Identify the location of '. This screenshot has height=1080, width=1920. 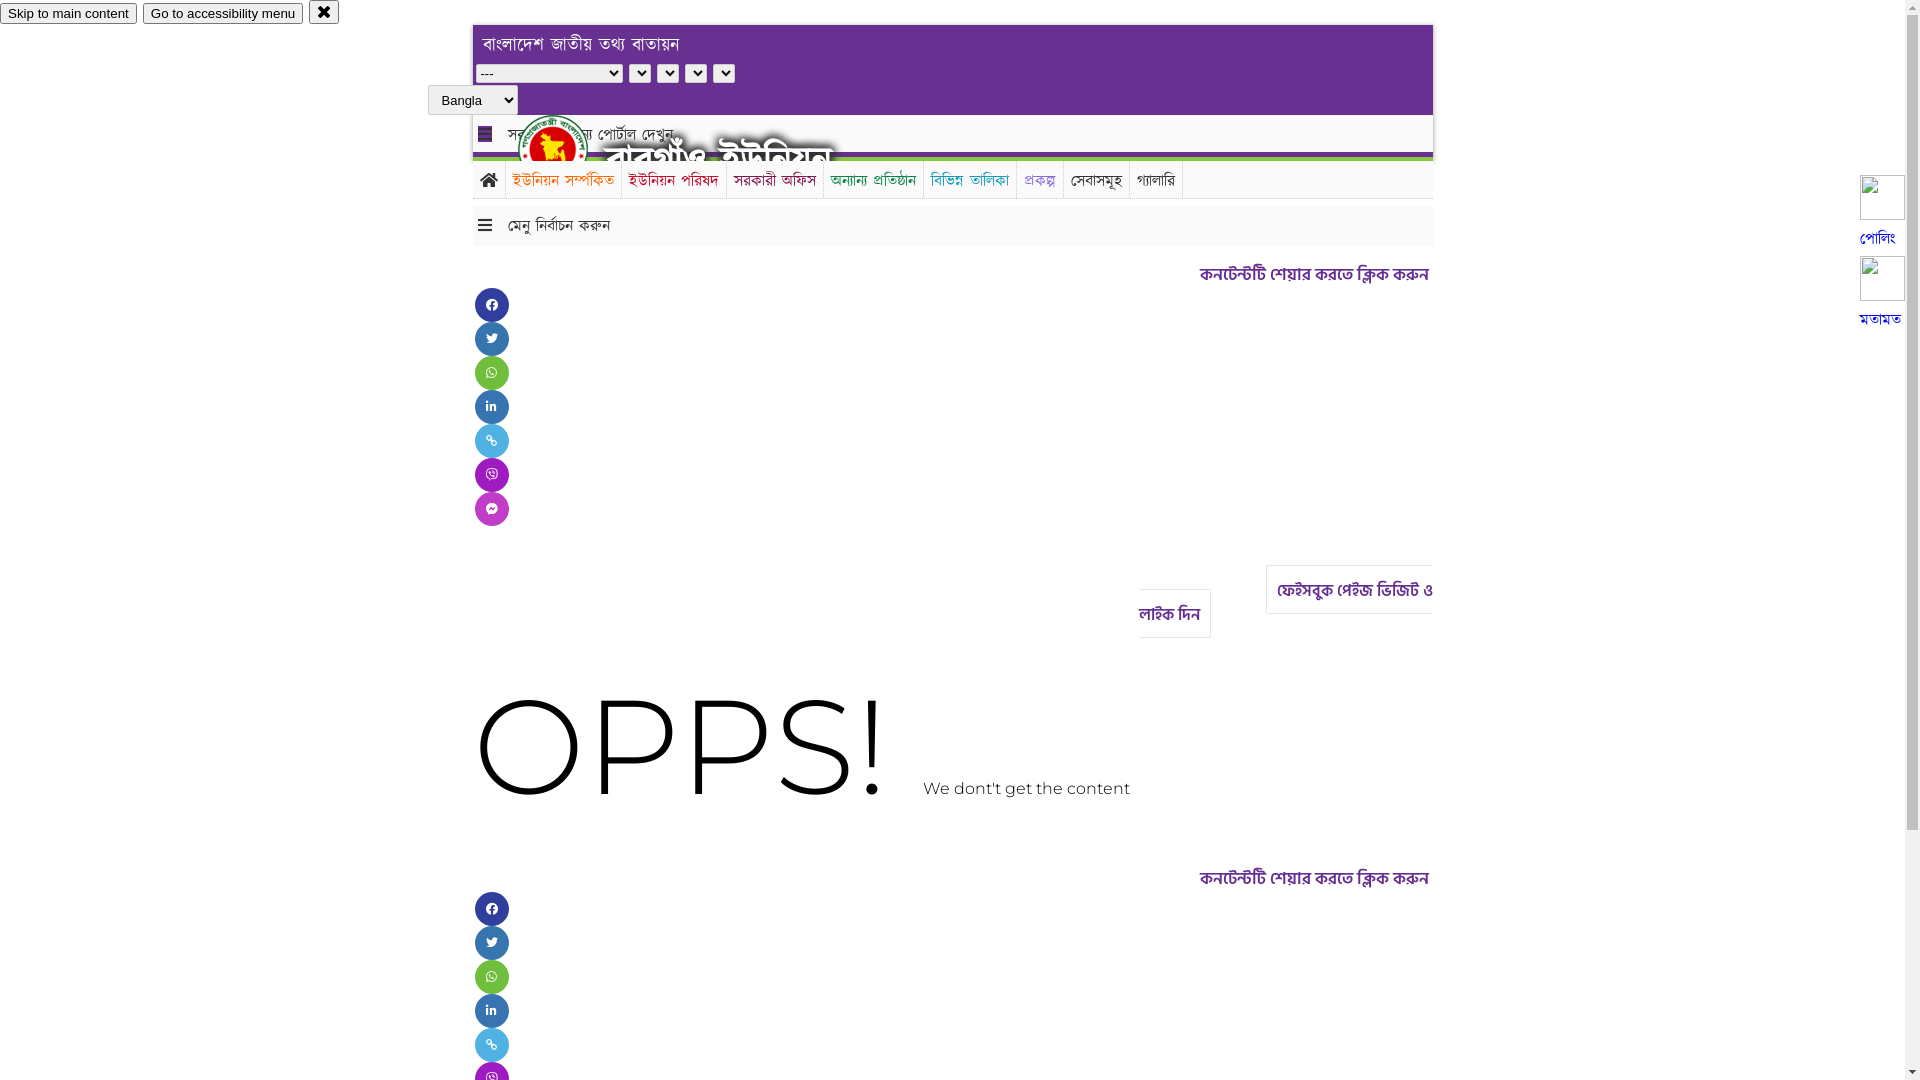
(518, 148).